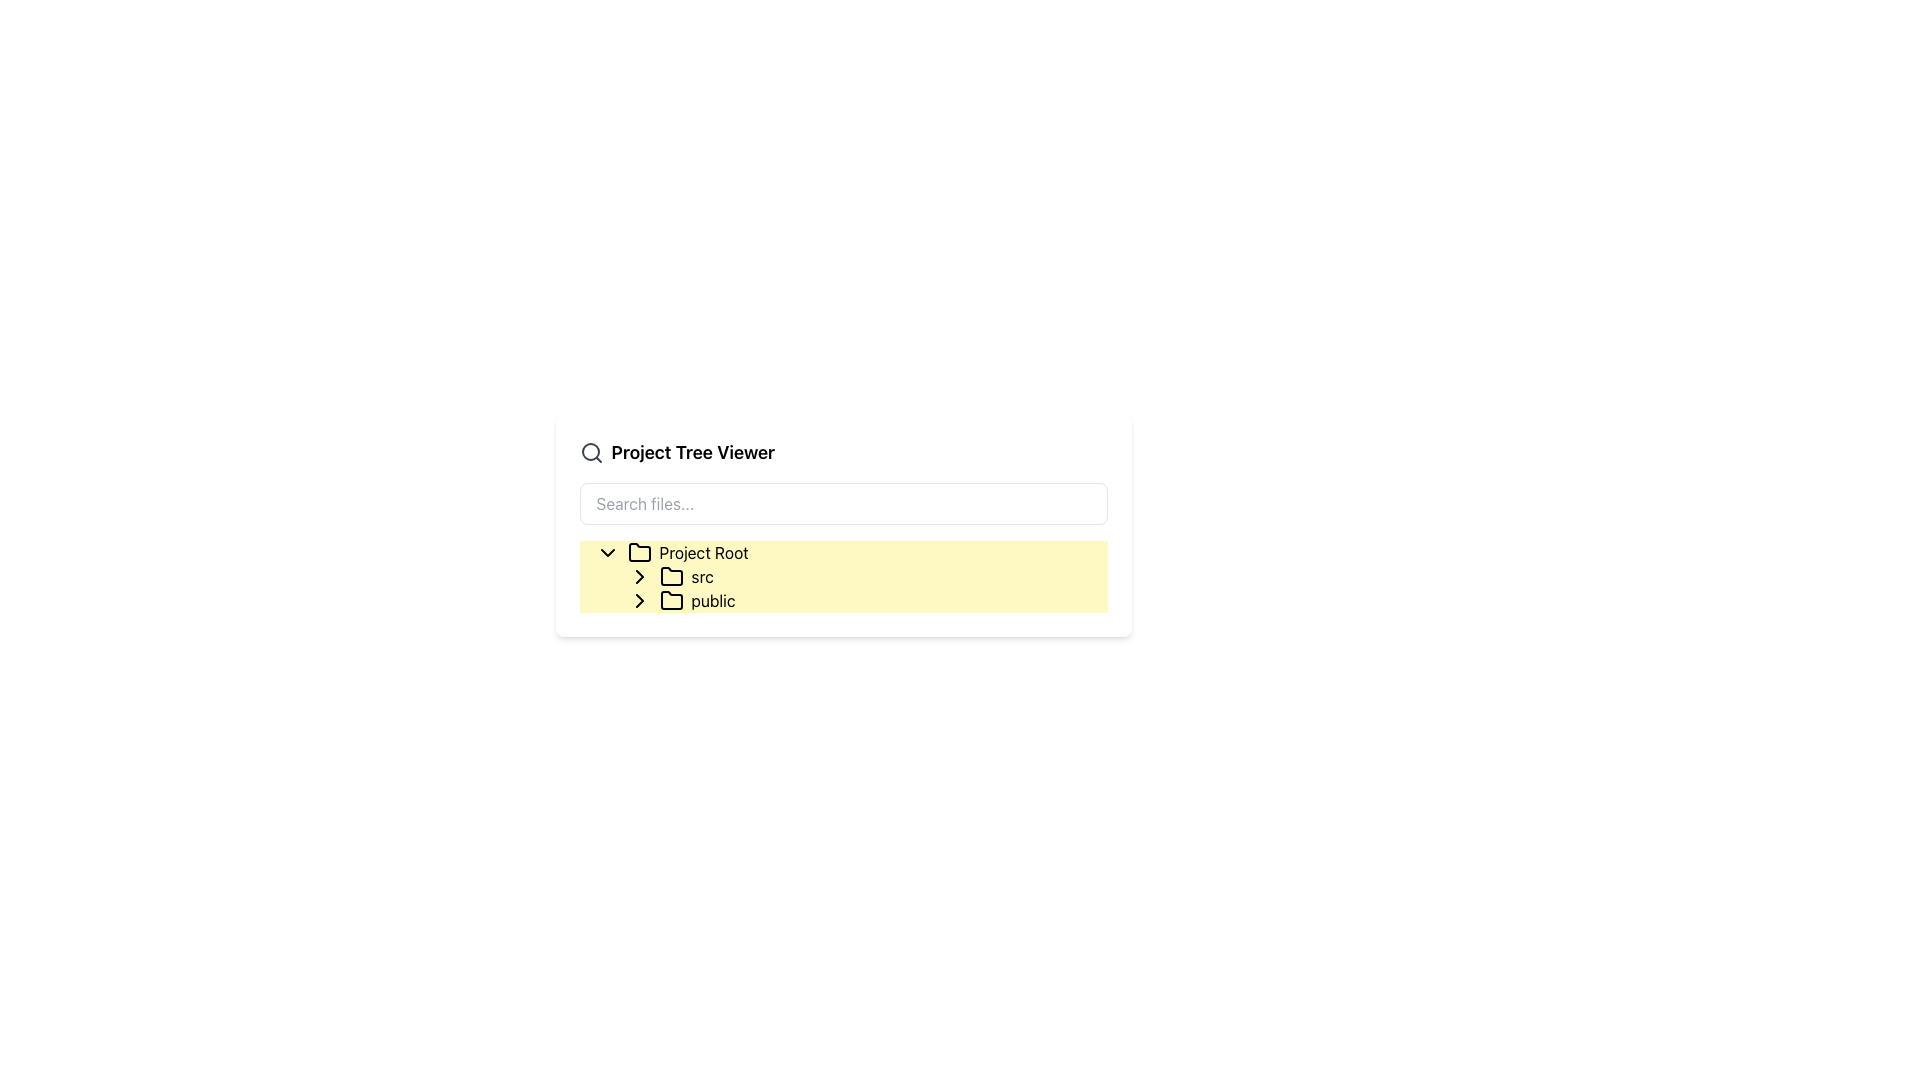  Describe the element at coordinates (843, 577) in the screenshot. I see `the Tree View Component displaying 'Project Root' and its children 'src' and 'public' to view the context menu` at that location.